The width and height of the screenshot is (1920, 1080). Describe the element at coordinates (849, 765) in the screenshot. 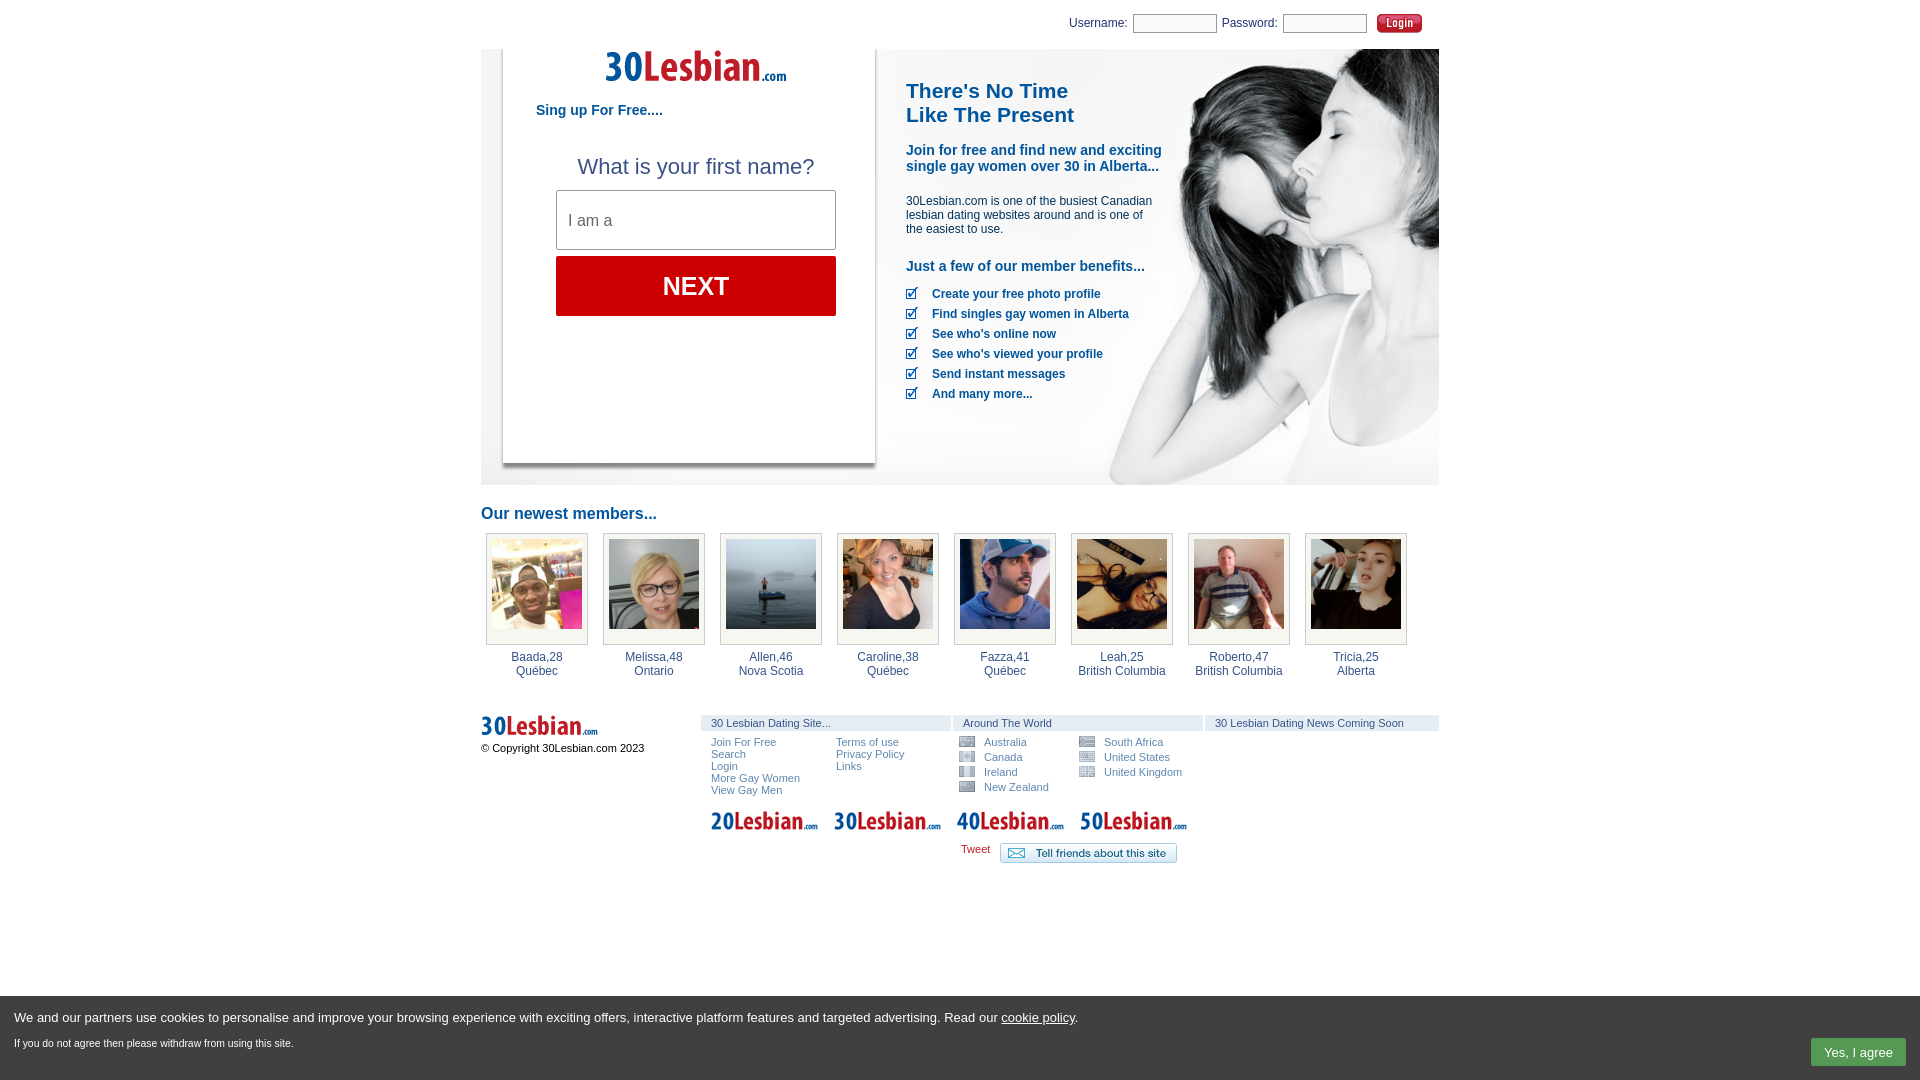

I see `'Links'` at that location.